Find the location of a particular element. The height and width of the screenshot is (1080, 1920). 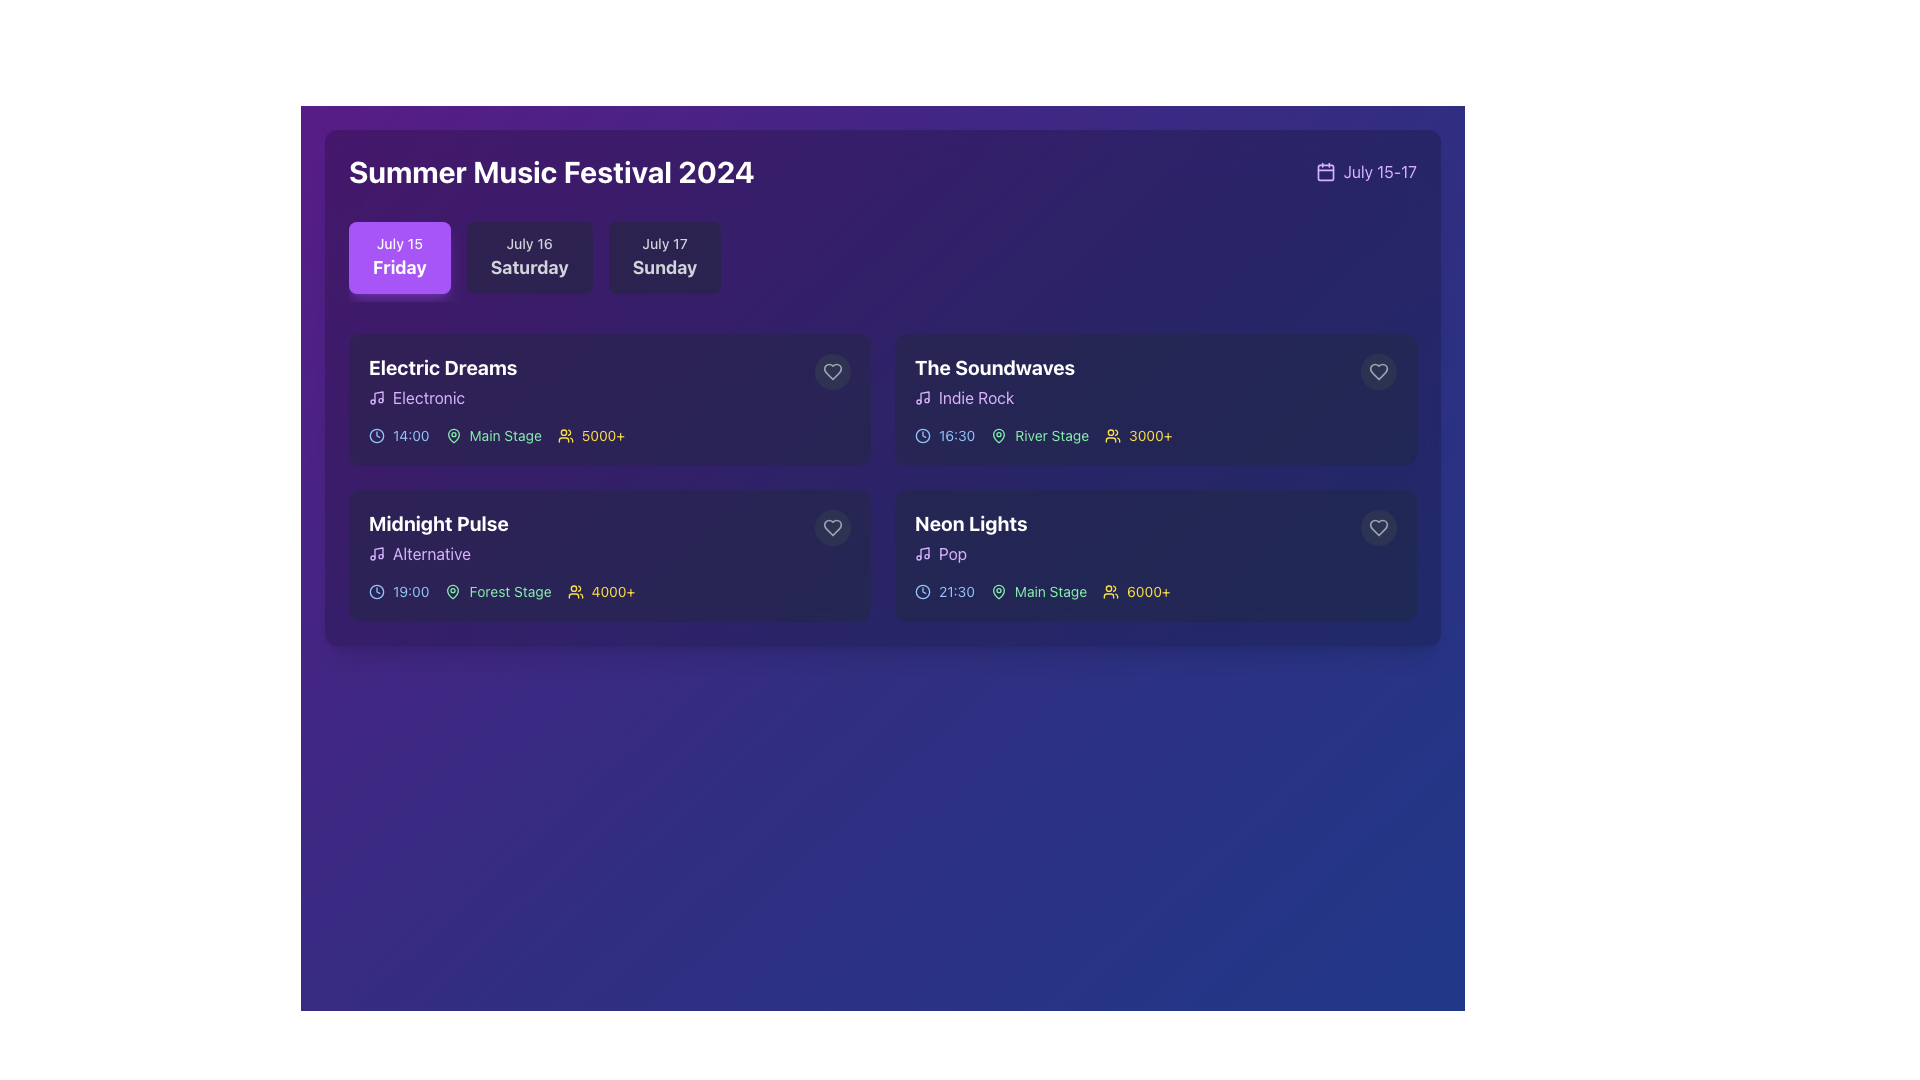

the static text label displaying 'River Stage', which is styled in green and located in the card structure for 'The Soundwaves' event, positioned to the right of a small green map pin icon is located at coordinates (1051, 434).